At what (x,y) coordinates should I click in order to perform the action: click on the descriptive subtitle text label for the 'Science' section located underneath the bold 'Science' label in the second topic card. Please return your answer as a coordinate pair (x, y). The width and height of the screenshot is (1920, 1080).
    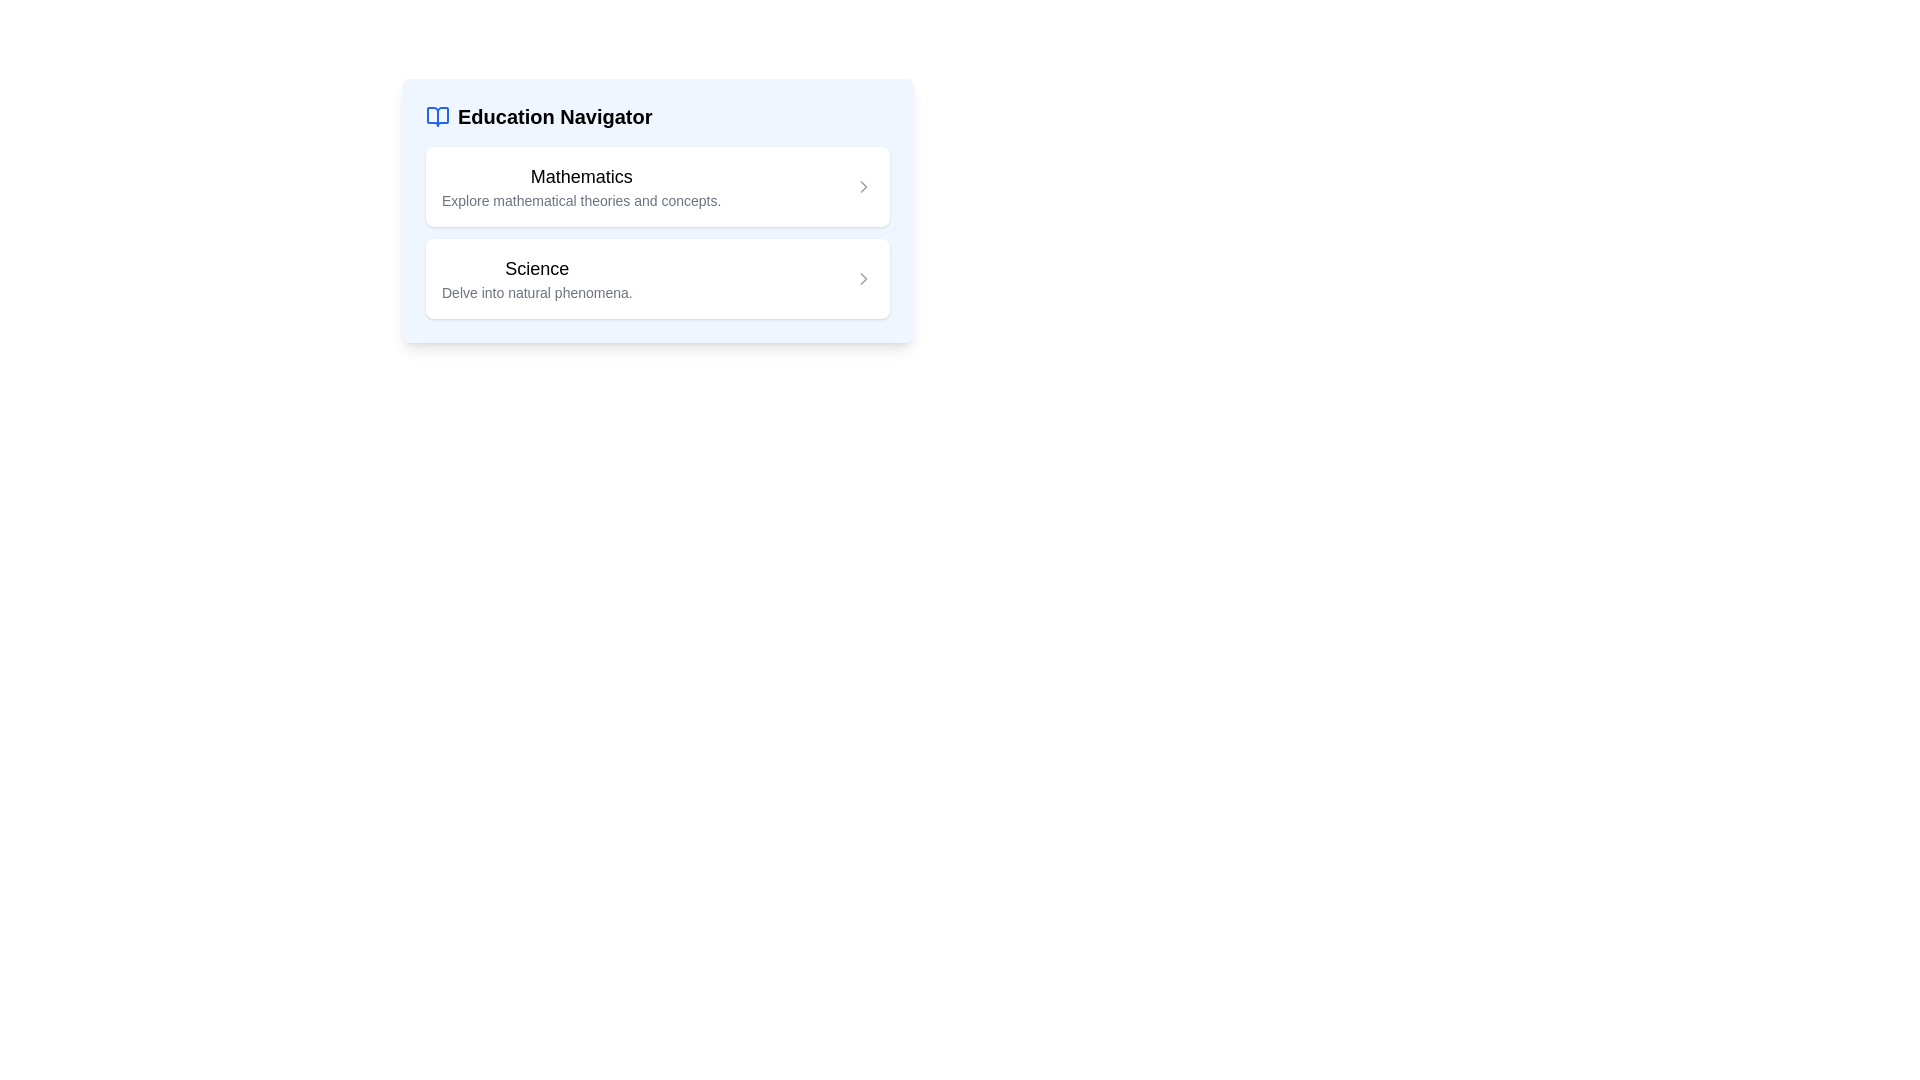
    Looking at the image, I should click on (537, 293).